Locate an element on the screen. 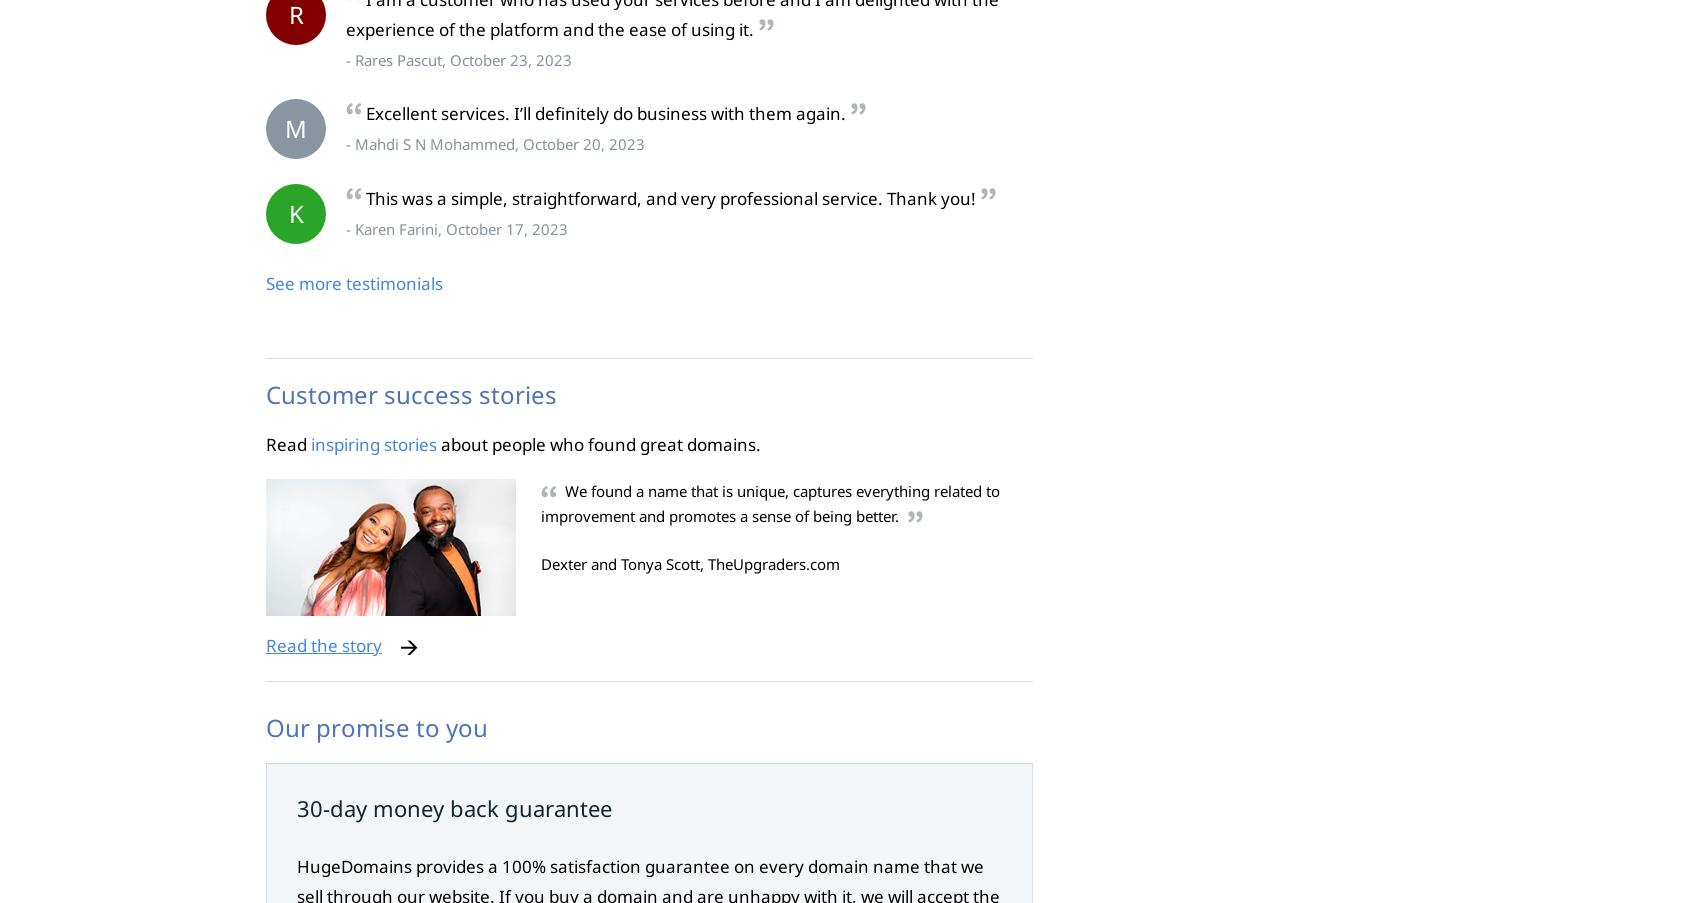  '- Rares Pascut, October 23, 2023' is located at coordinates (458, 57).